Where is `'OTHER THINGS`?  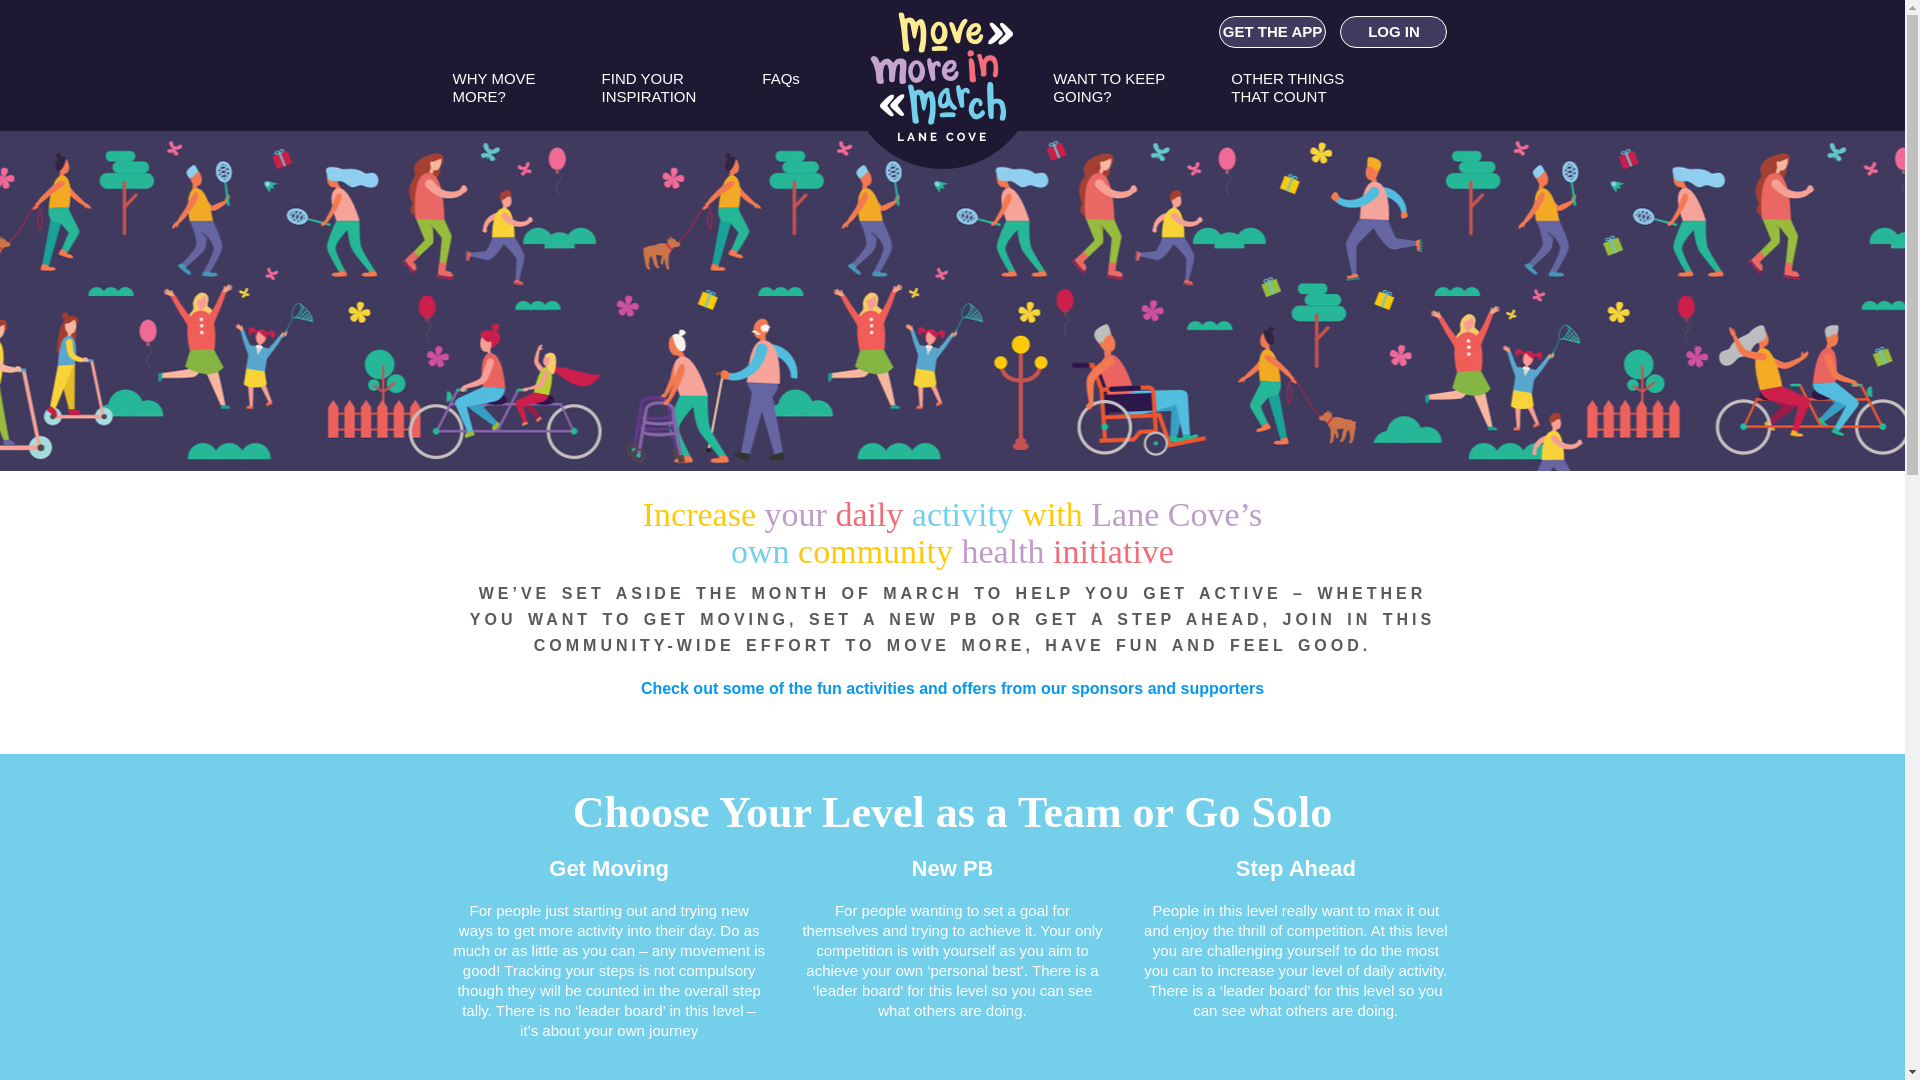 'OTHER THINGS is located at coordinates (1287, 96).